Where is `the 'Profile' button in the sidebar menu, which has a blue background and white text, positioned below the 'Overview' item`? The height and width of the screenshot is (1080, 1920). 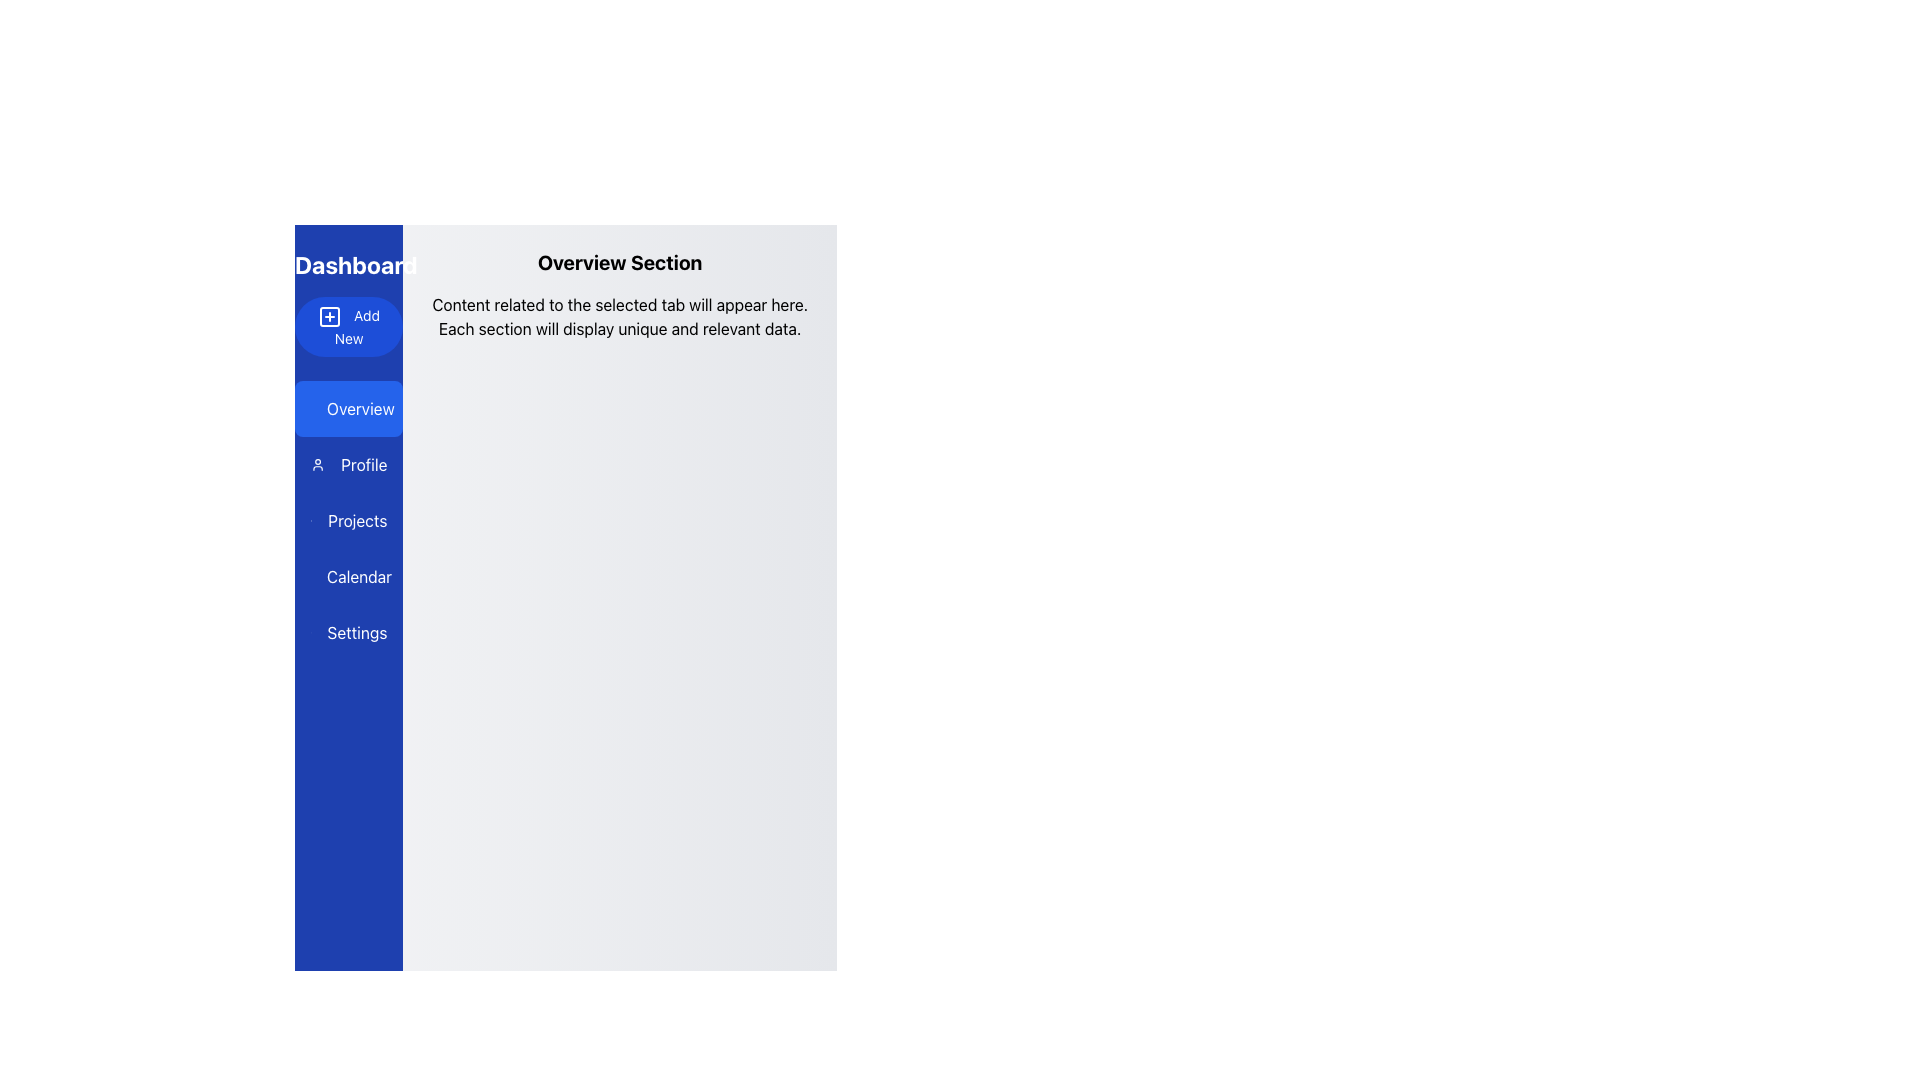 the 'Profile' button in the sidebar menu, which has a blue background and white text, positioned below the 'Overview' item is located at coordinates (349, 465).